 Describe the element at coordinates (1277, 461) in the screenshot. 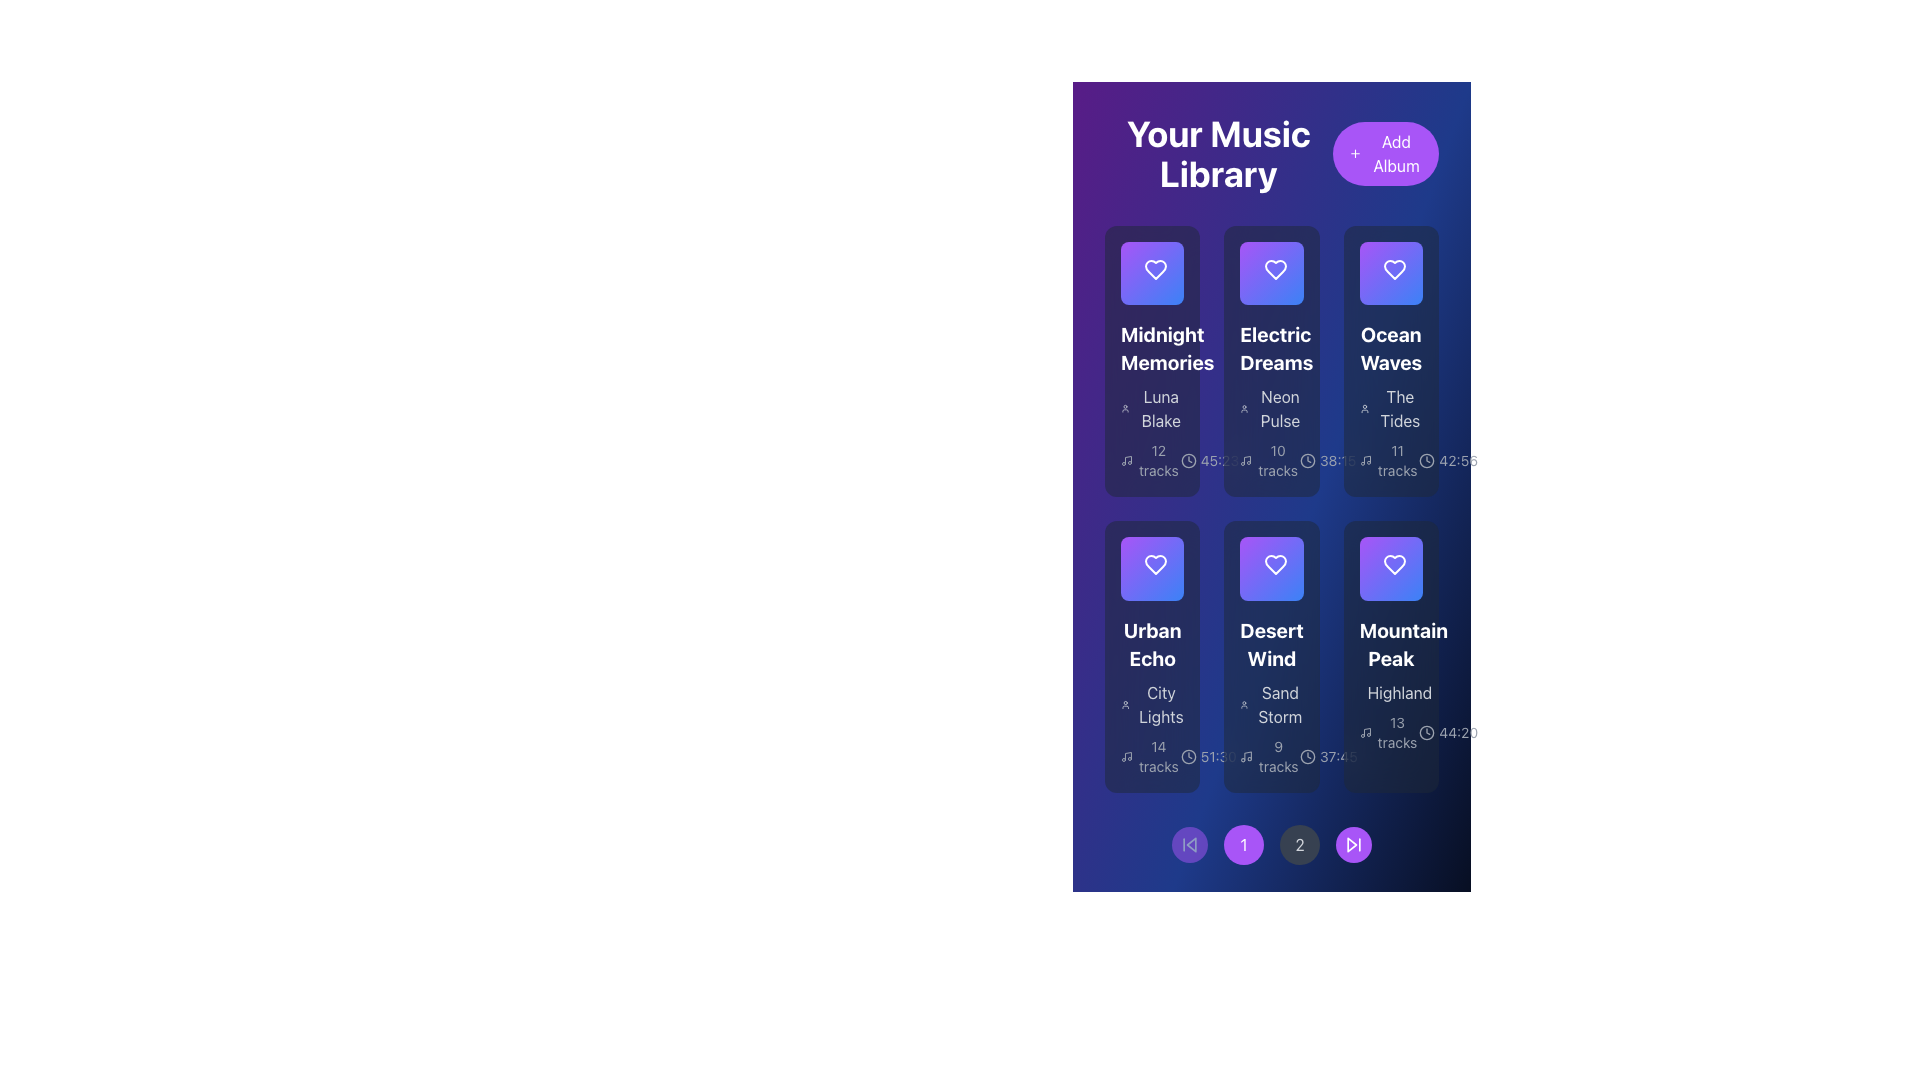

I see `the informational text label displaying the number of tracks available in the 'Electric Dreams' album, which is located beneath the album's subtitle and above the album duration` at that location.